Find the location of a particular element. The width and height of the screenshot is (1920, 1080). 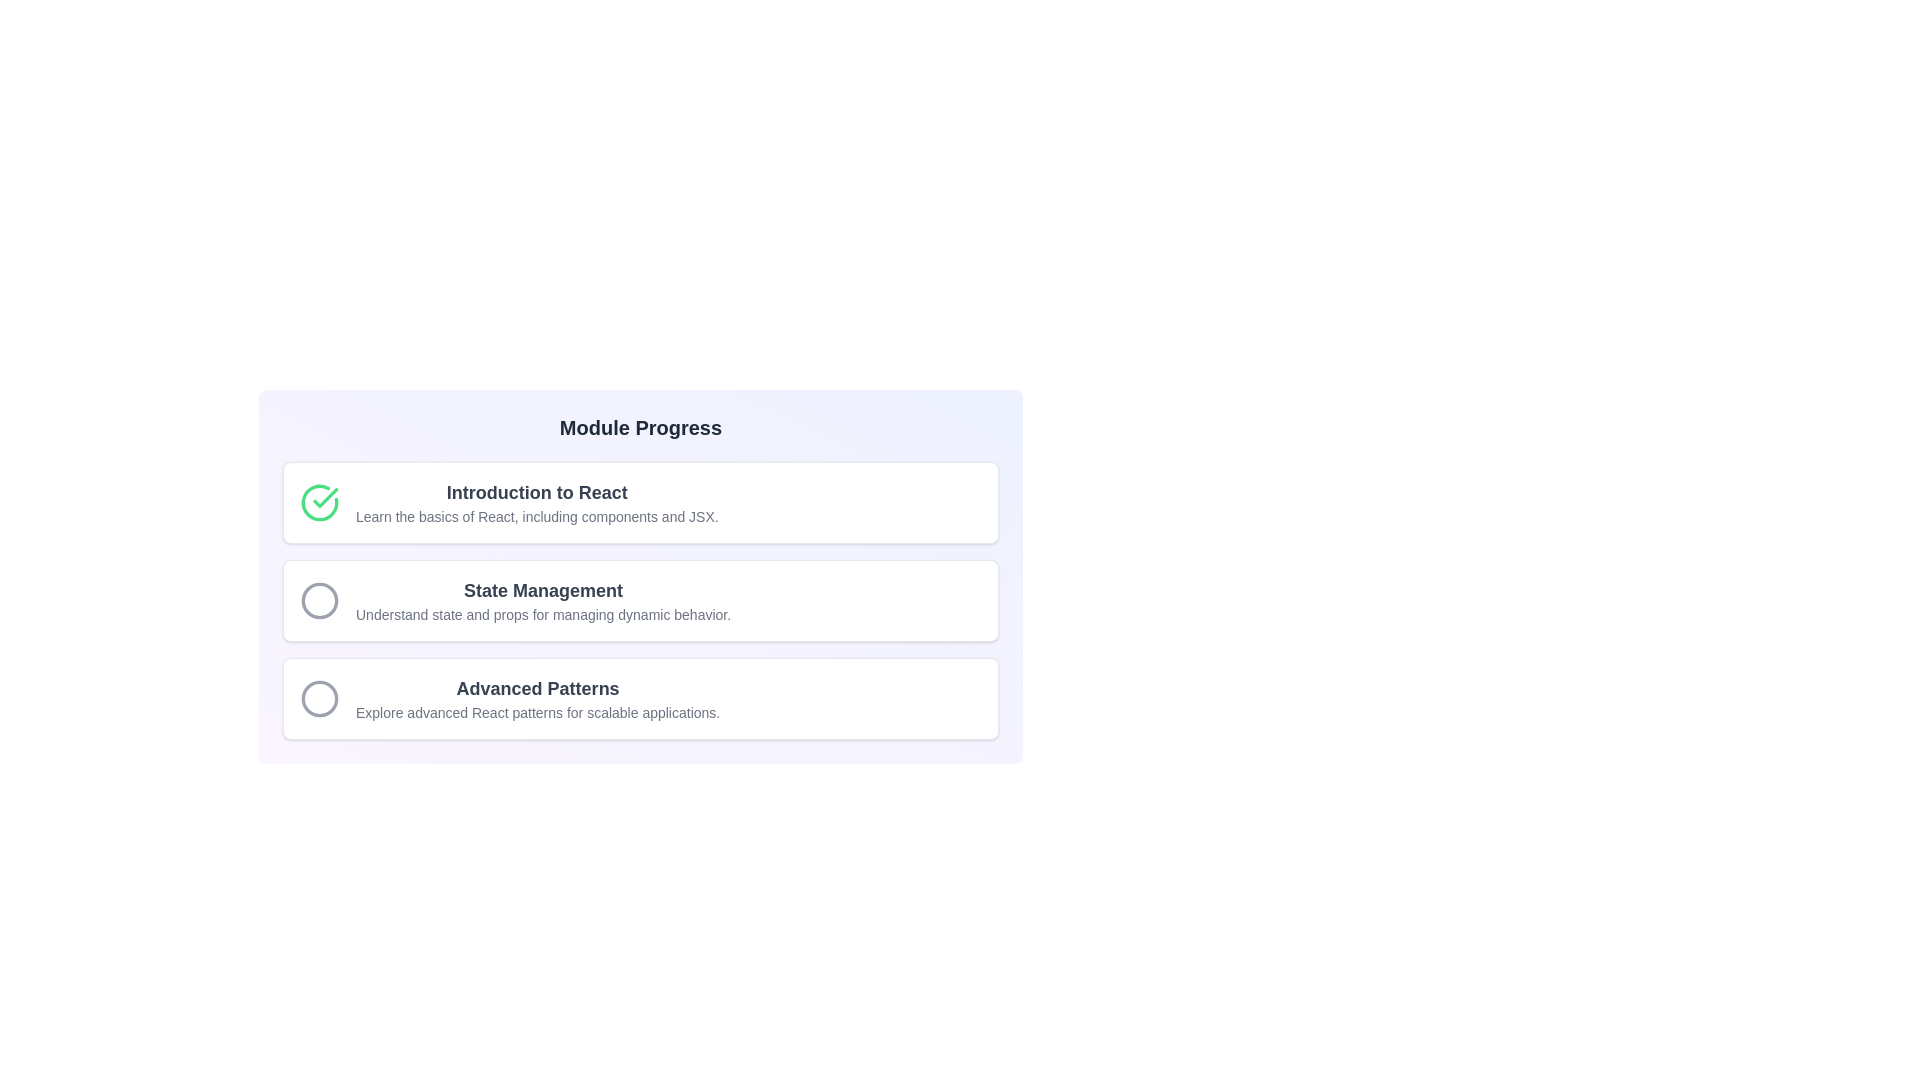

the Text Content Block containing the title 'Advanced Patterns' and the subtitle 'Explore advanced React patterns for scalable applications.' which is the third card in the 'Module Progress' section is located at coordinates (538, 697).